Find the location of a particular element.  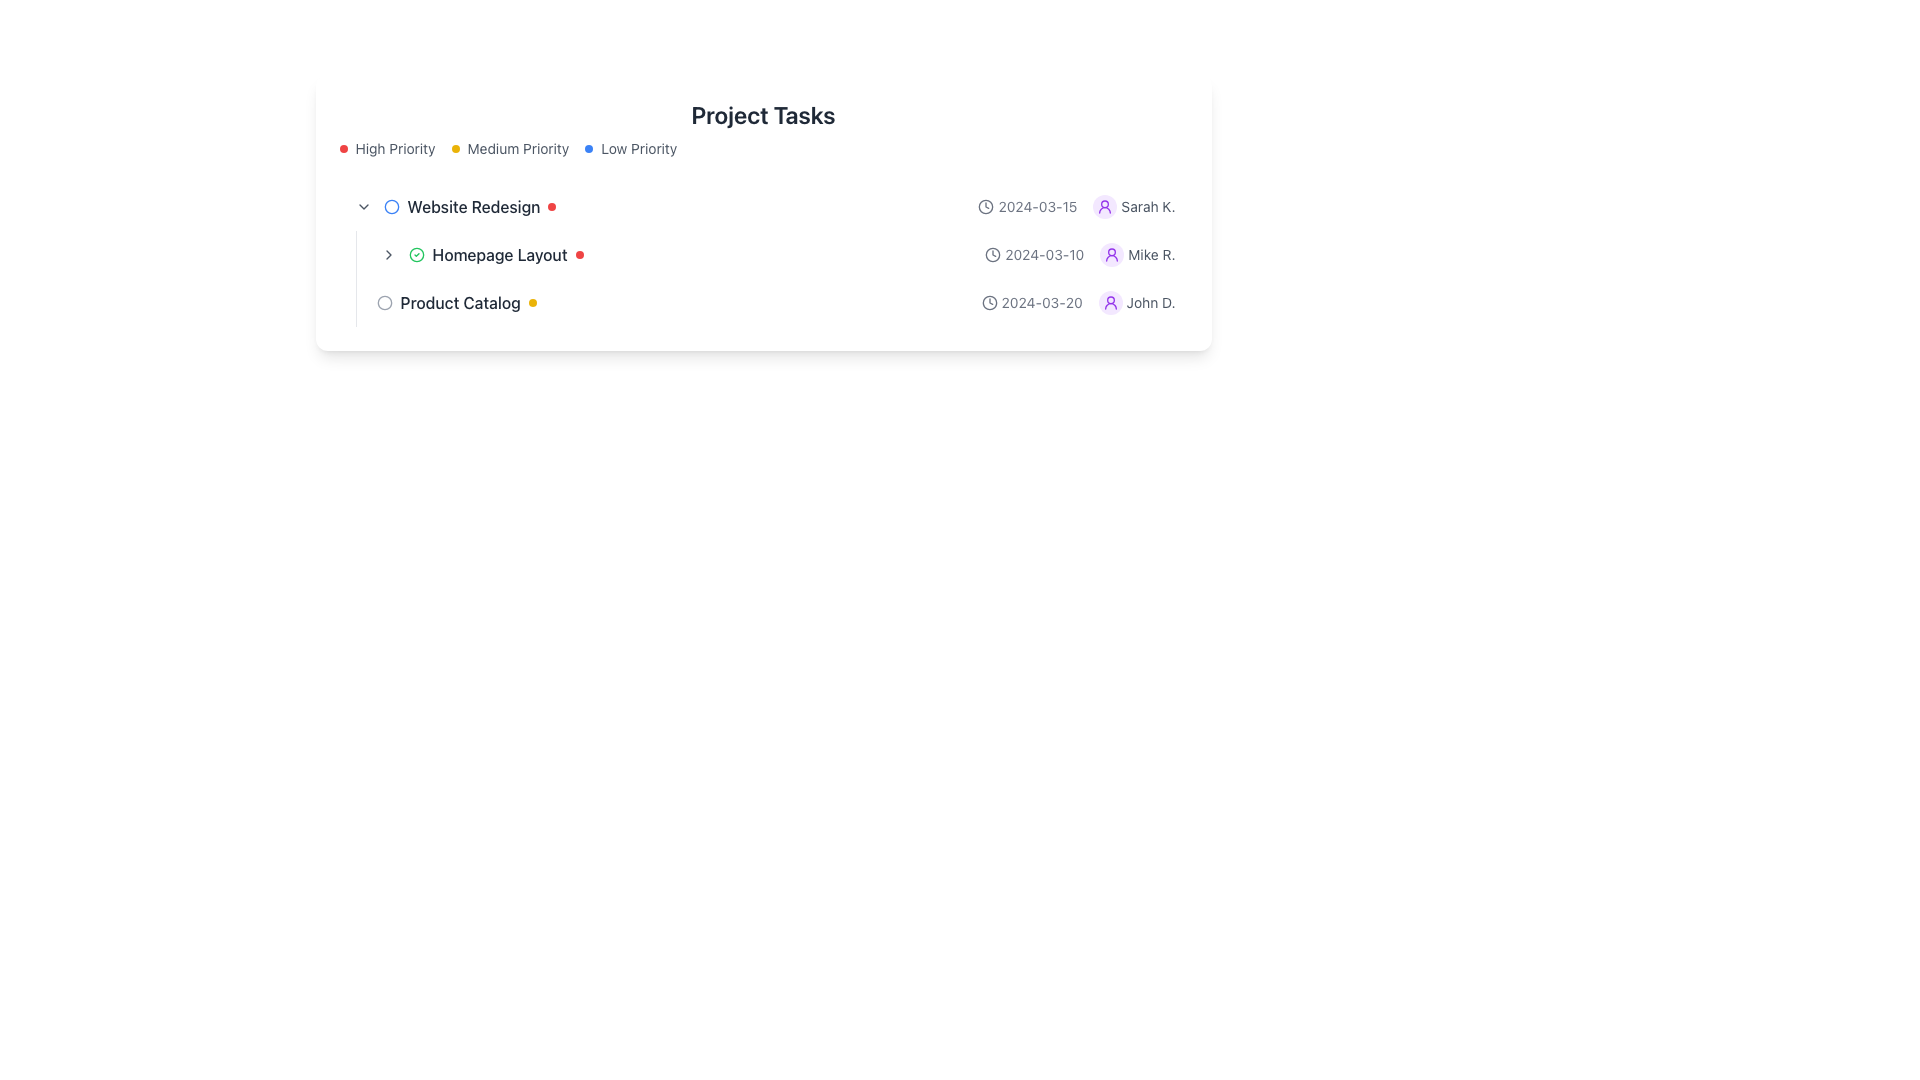

the circular icon with a light purple background and user avatar symbol associated with 'Sarah K.' on the right side of the interface is located at coordinates (1104, 207).